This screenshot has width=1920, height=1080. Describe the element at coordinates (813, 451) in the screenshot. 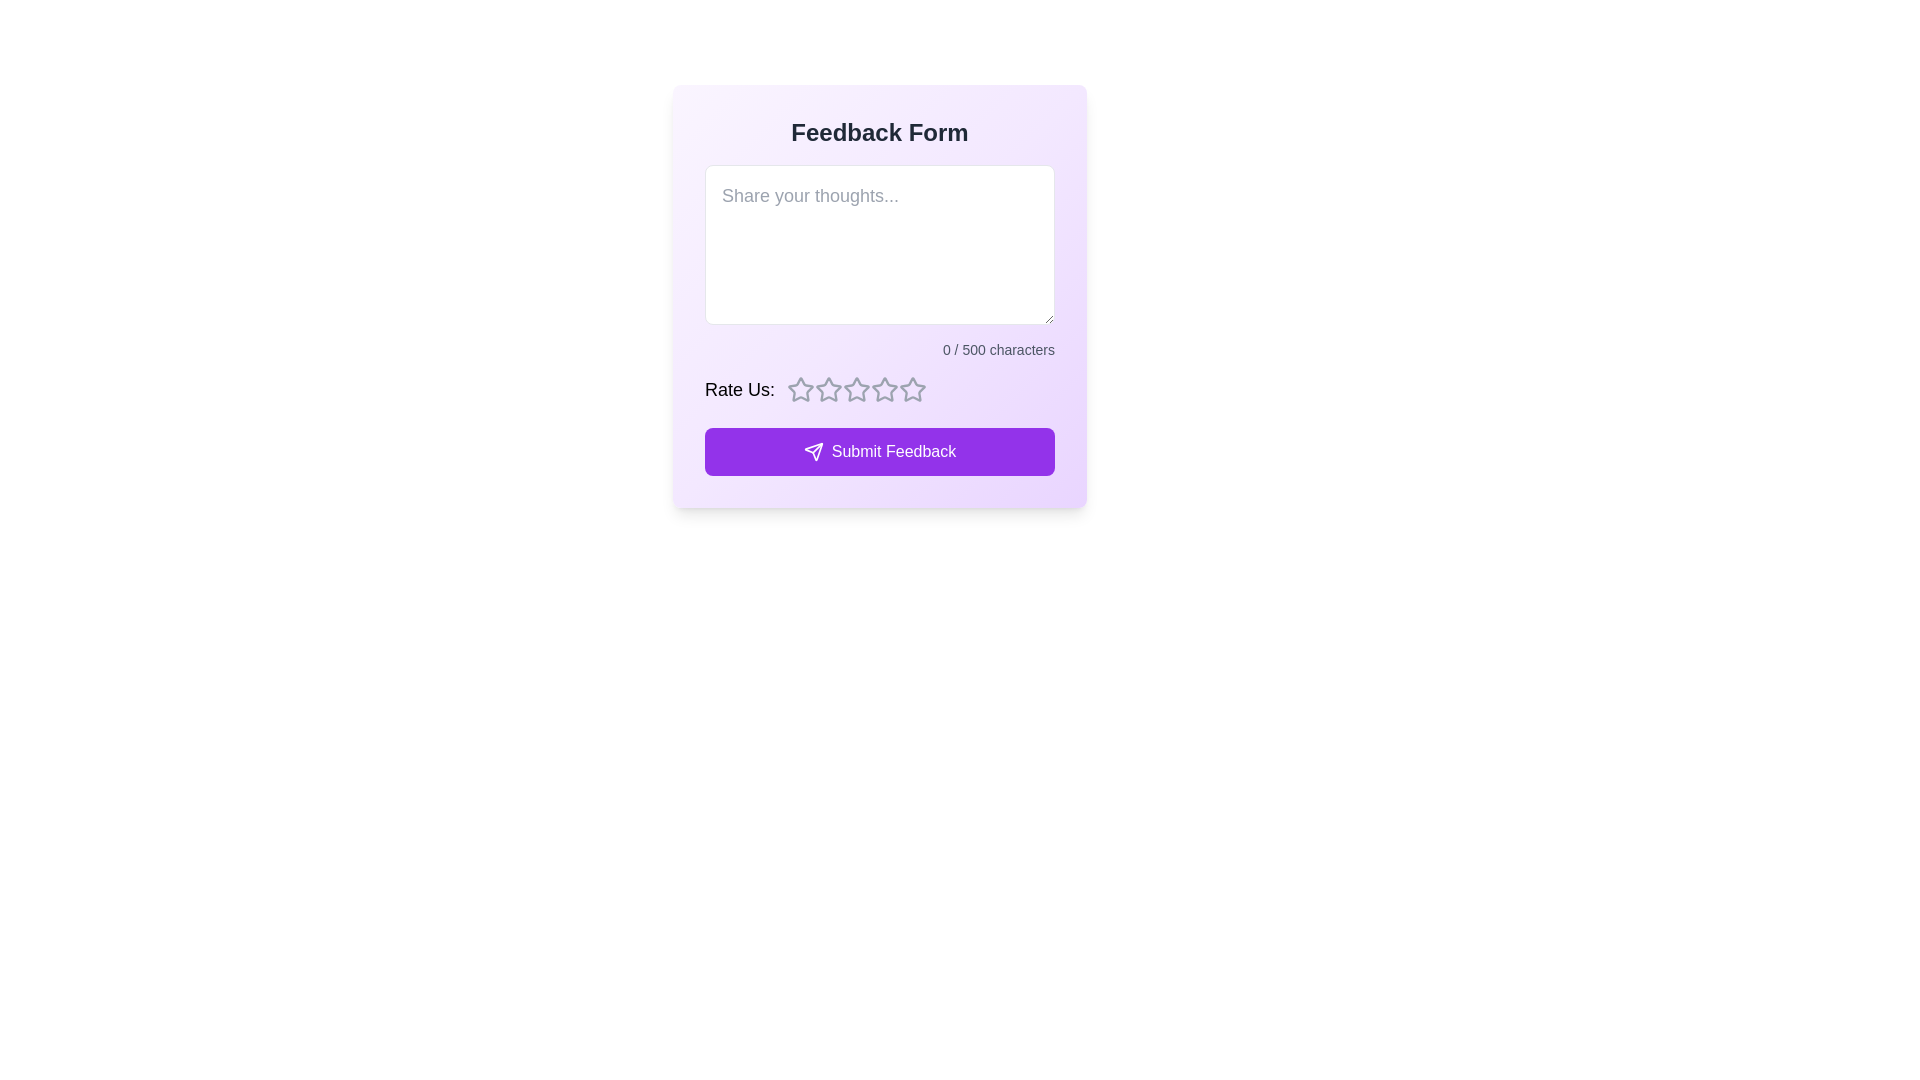

I see `the small triangular-shaped paper airplane icon with a white stroke outline located to the left of the text` at that location.